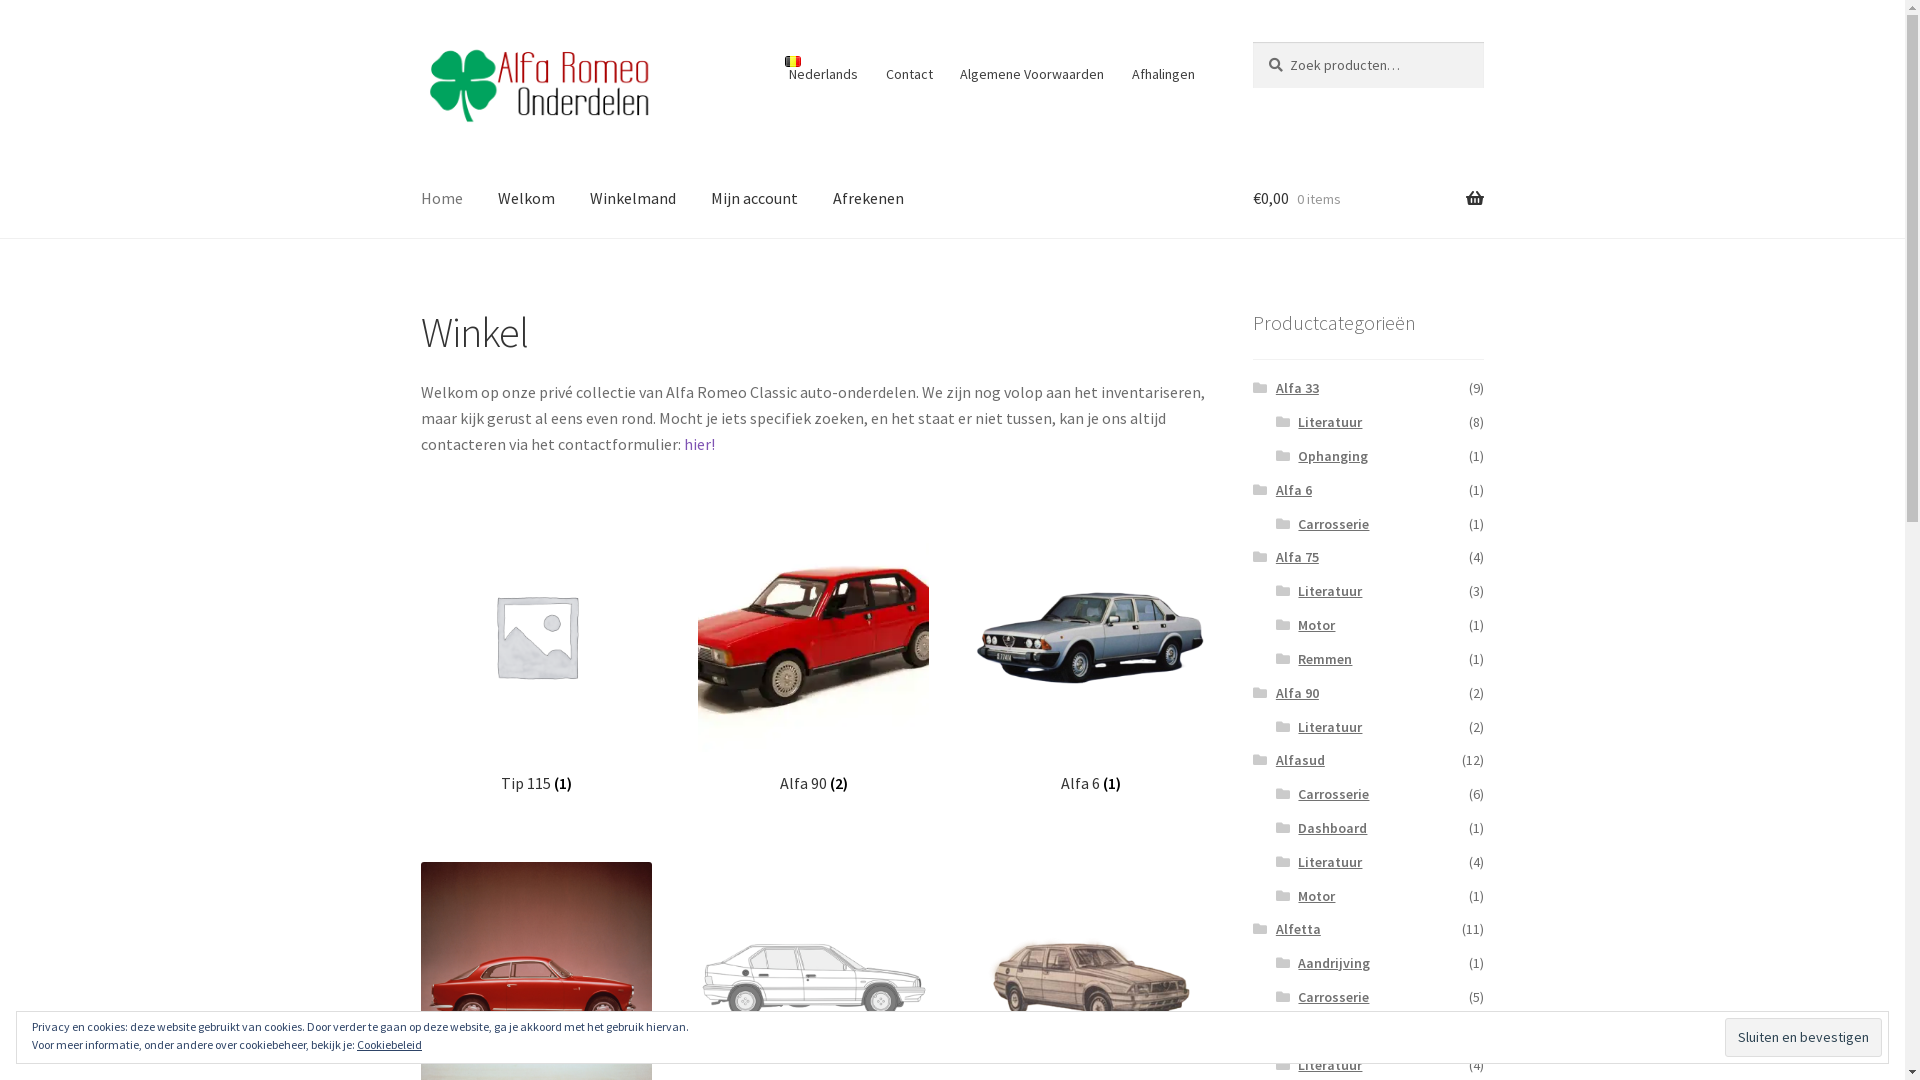 This screenshot has height=1080, width=1920. Describe the element at coordinates (1803, 1036) in the screenshot. I see `'Sluiten en bevestigen'` at that location.